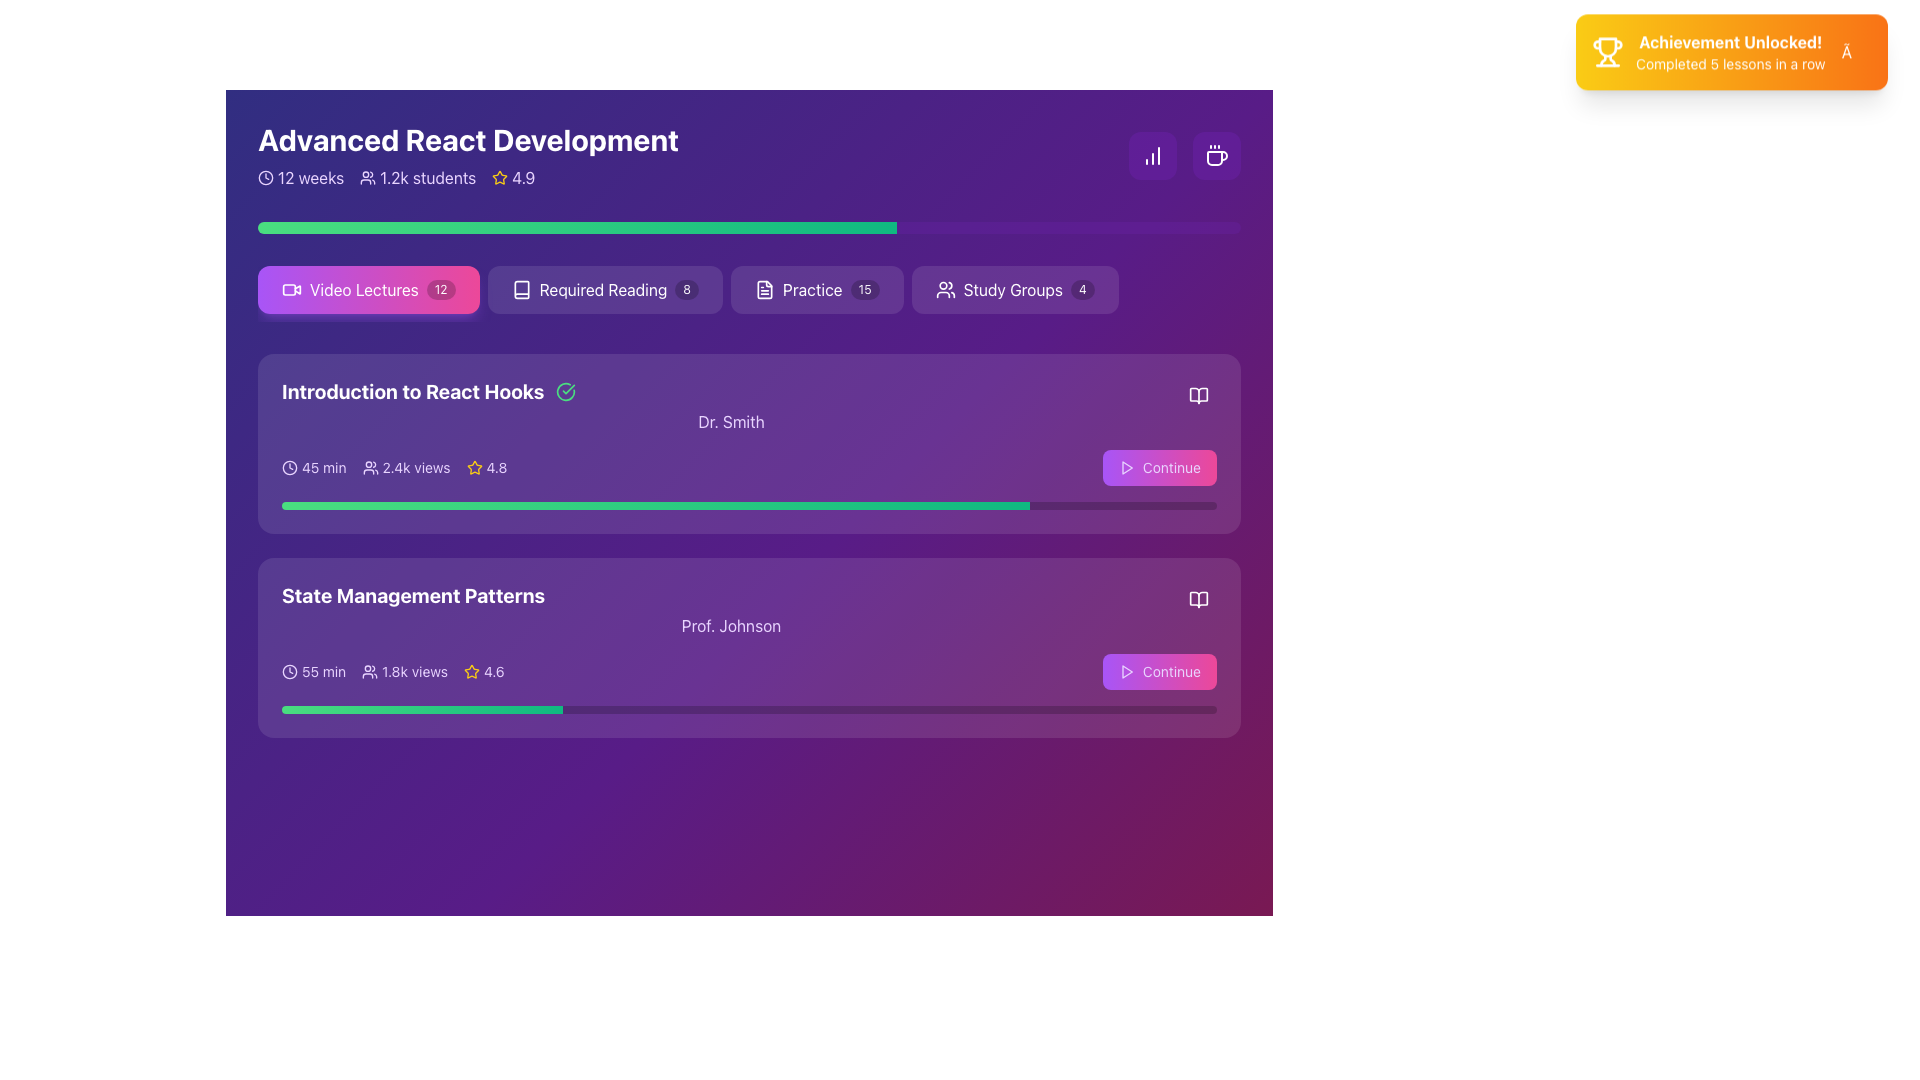 This screenshot has height=1080, width=1920. I want to click on the 'Advanced React Development' text block, which features a bold title and course details below it, located just below the purple header bar, so click(467, 154).